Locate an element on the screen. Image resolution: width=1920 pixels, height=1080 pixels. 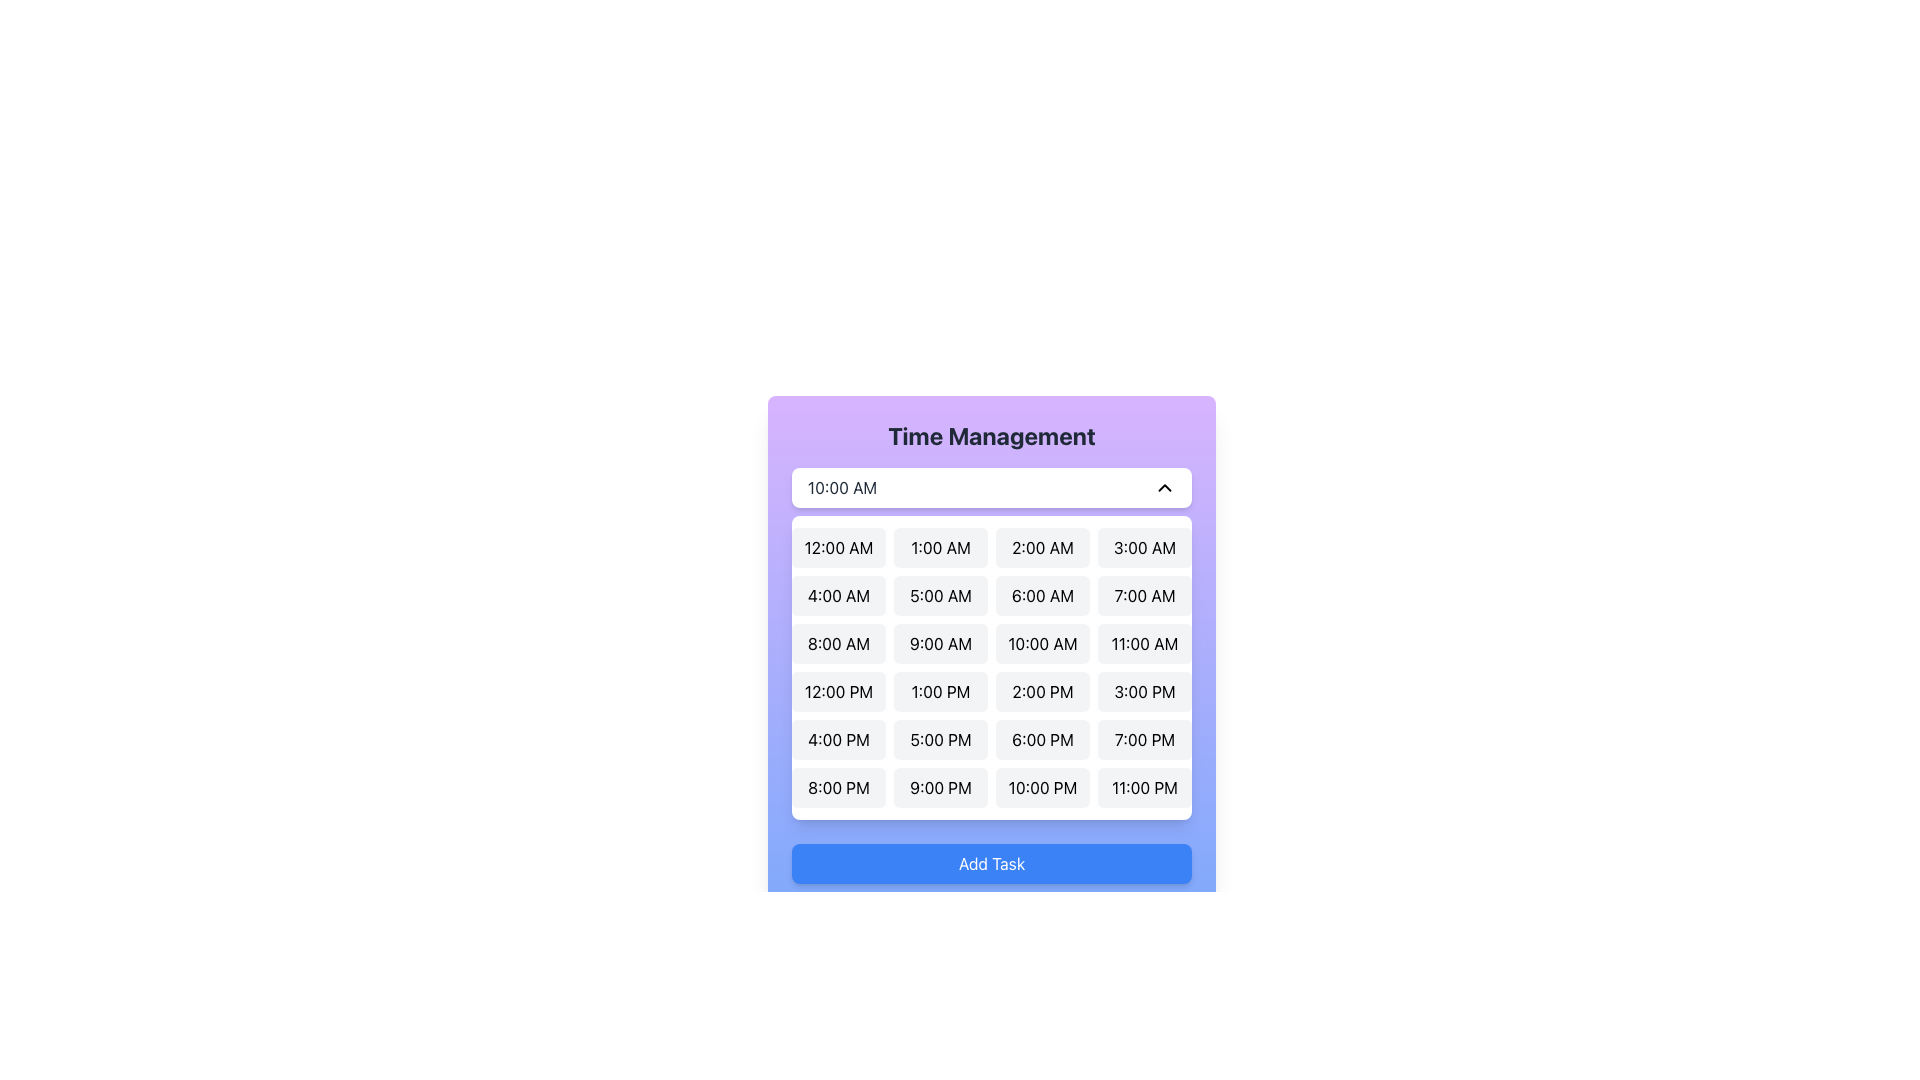
the rectangular button with rounded corners displaying '10:00 AM' is located at coordinates (1041, 644).